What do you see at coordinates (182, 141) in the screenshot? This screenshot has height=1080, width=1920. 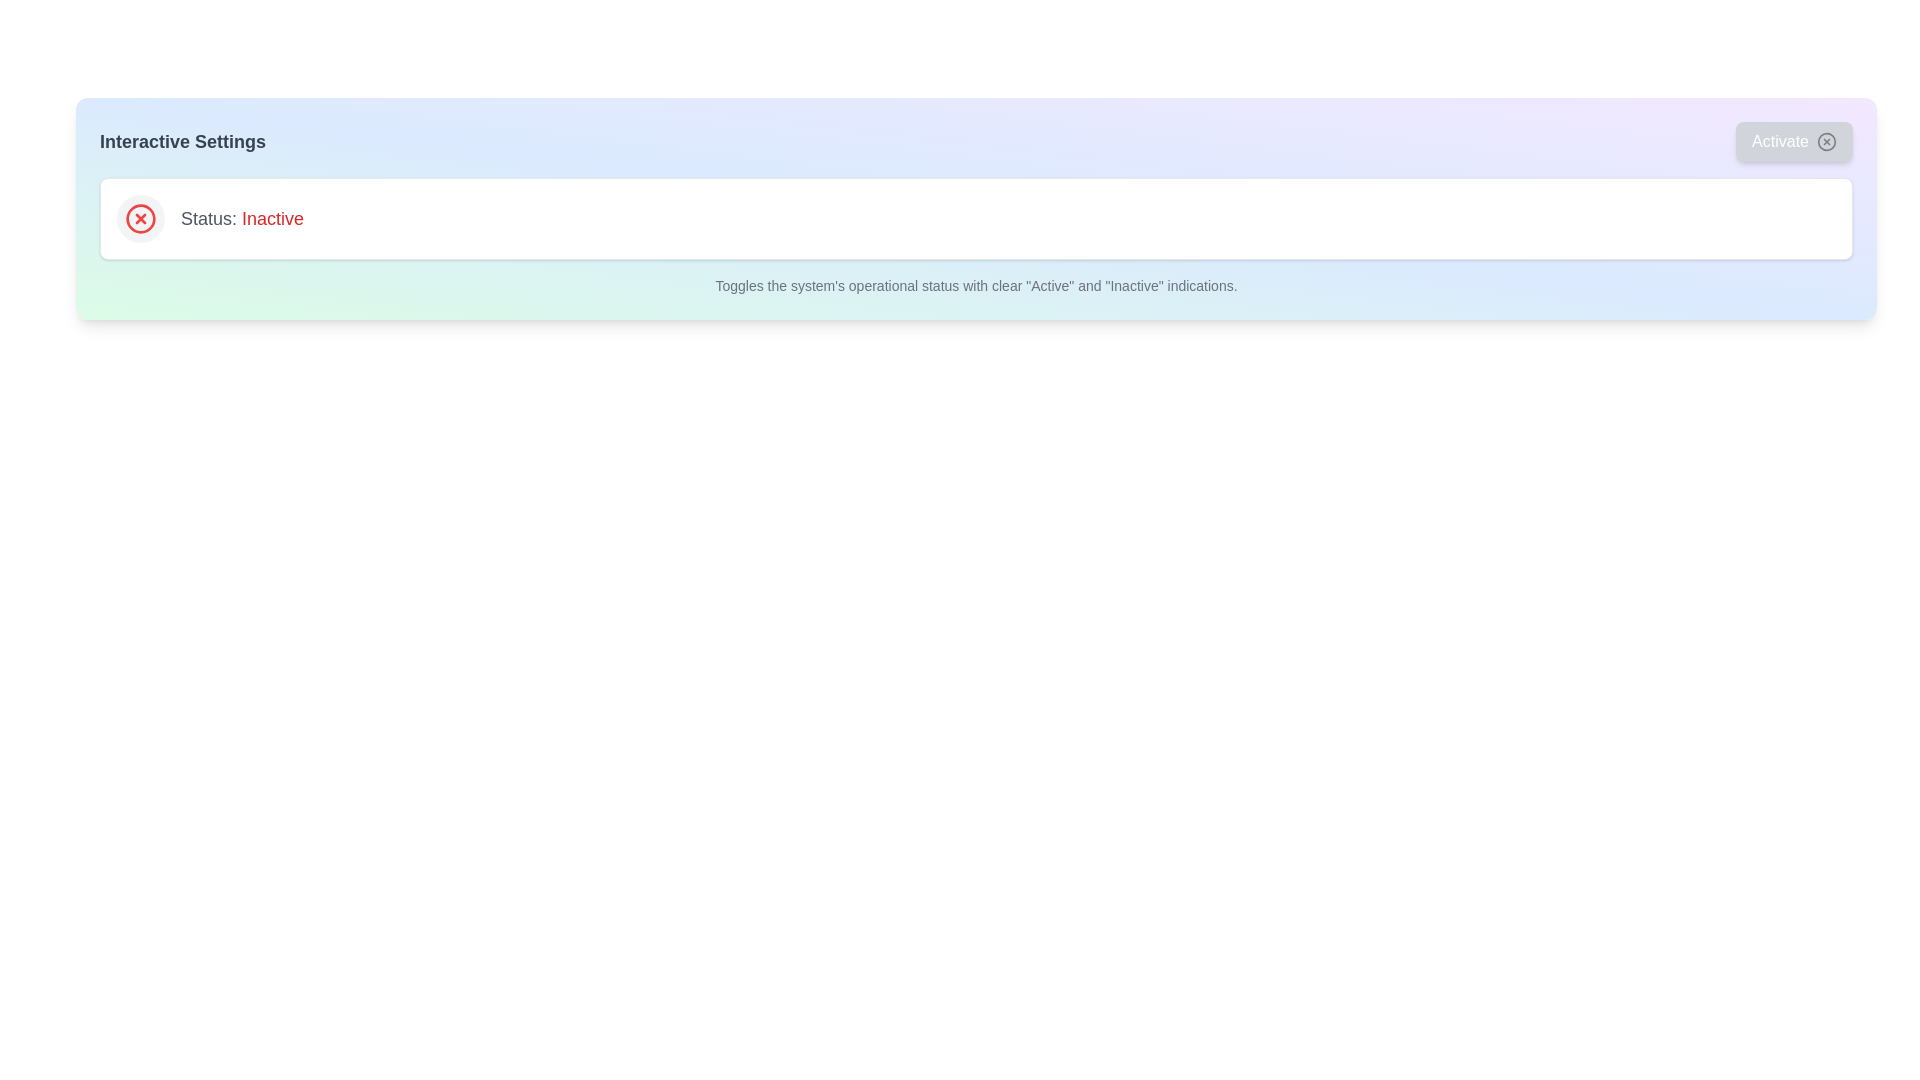 I see `the 'Interactive Settings' text label` at bounding box center [182, 141].